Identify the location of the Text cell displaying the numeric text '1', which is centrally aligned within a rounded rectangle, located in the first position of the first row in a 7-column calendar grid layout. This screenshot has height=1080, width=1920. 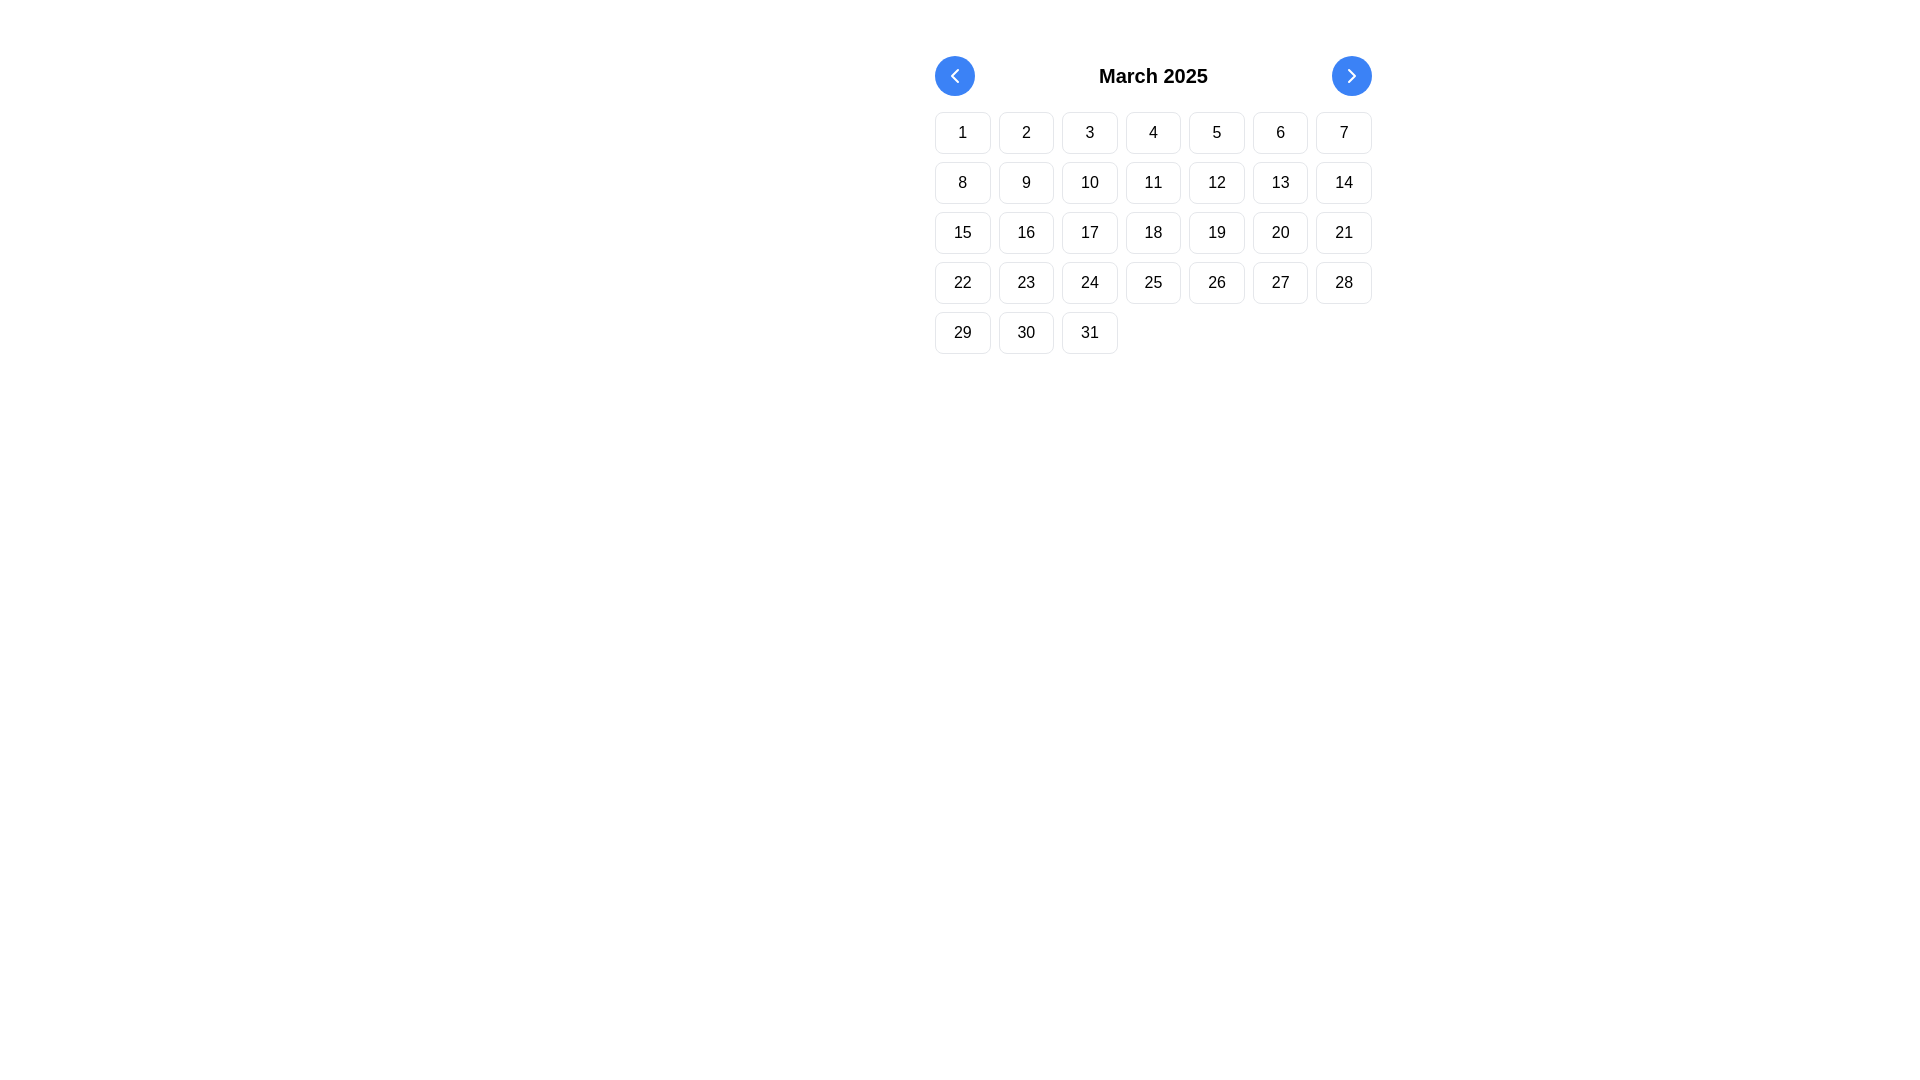
(962, 132).